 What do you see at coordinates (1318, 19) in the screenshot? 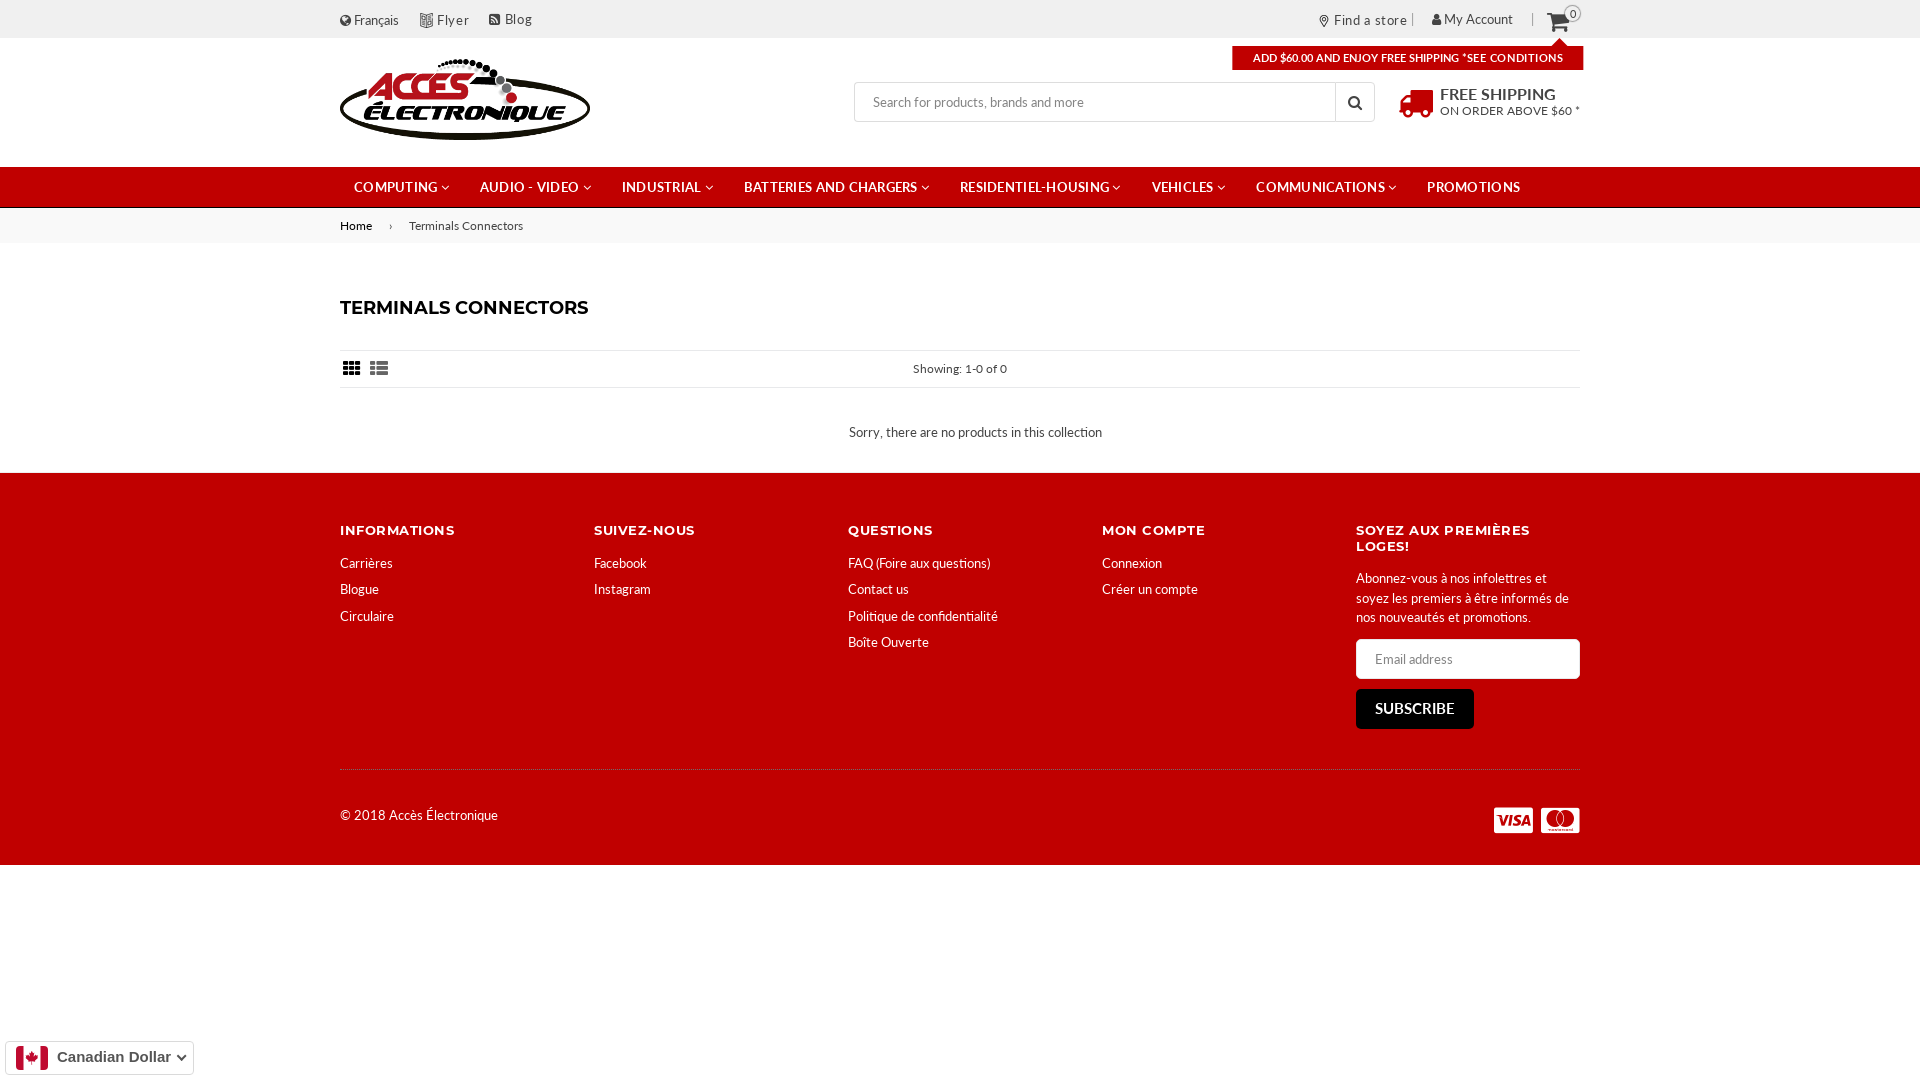
I see `'Find a store'` at bounding box center [1318, 19].